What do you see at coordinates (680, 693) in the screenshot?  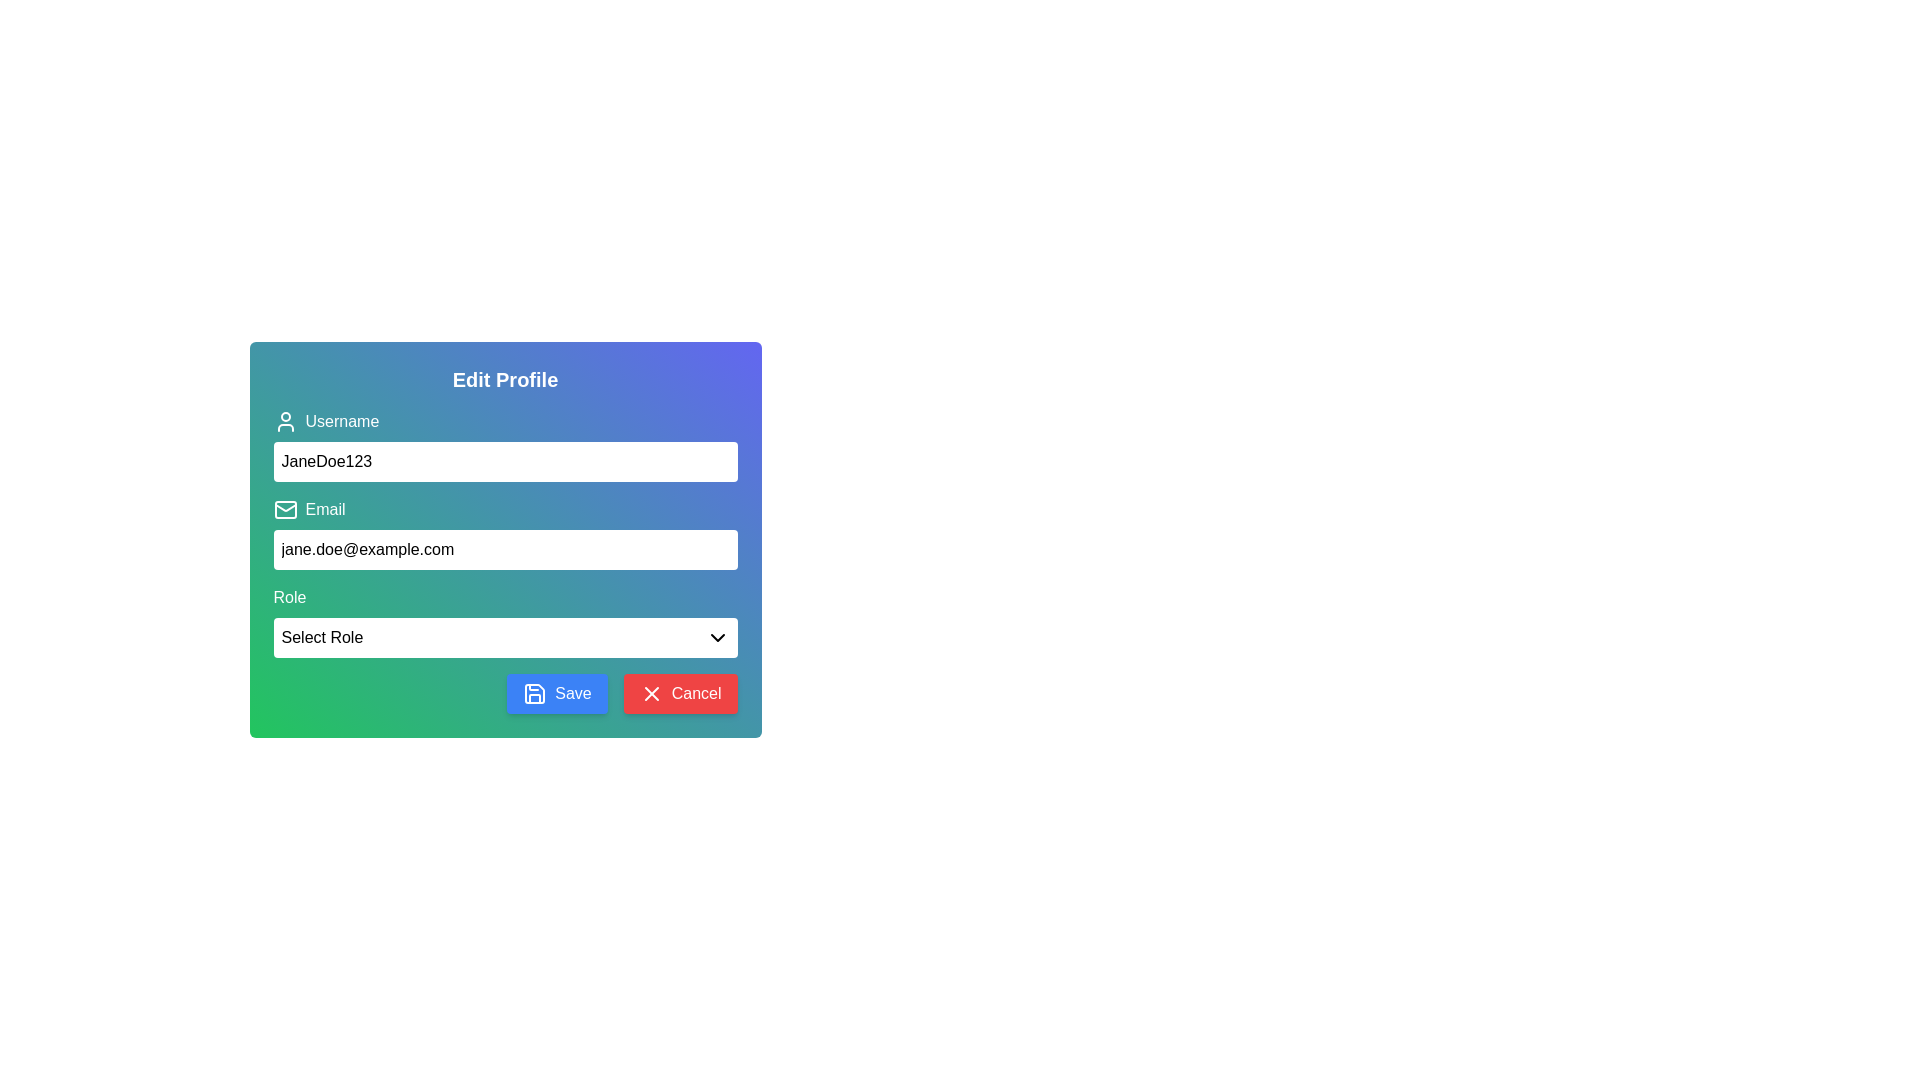 I see `the cancel button located in the bottom-right section of the panel` at bounding box center [680, 693].